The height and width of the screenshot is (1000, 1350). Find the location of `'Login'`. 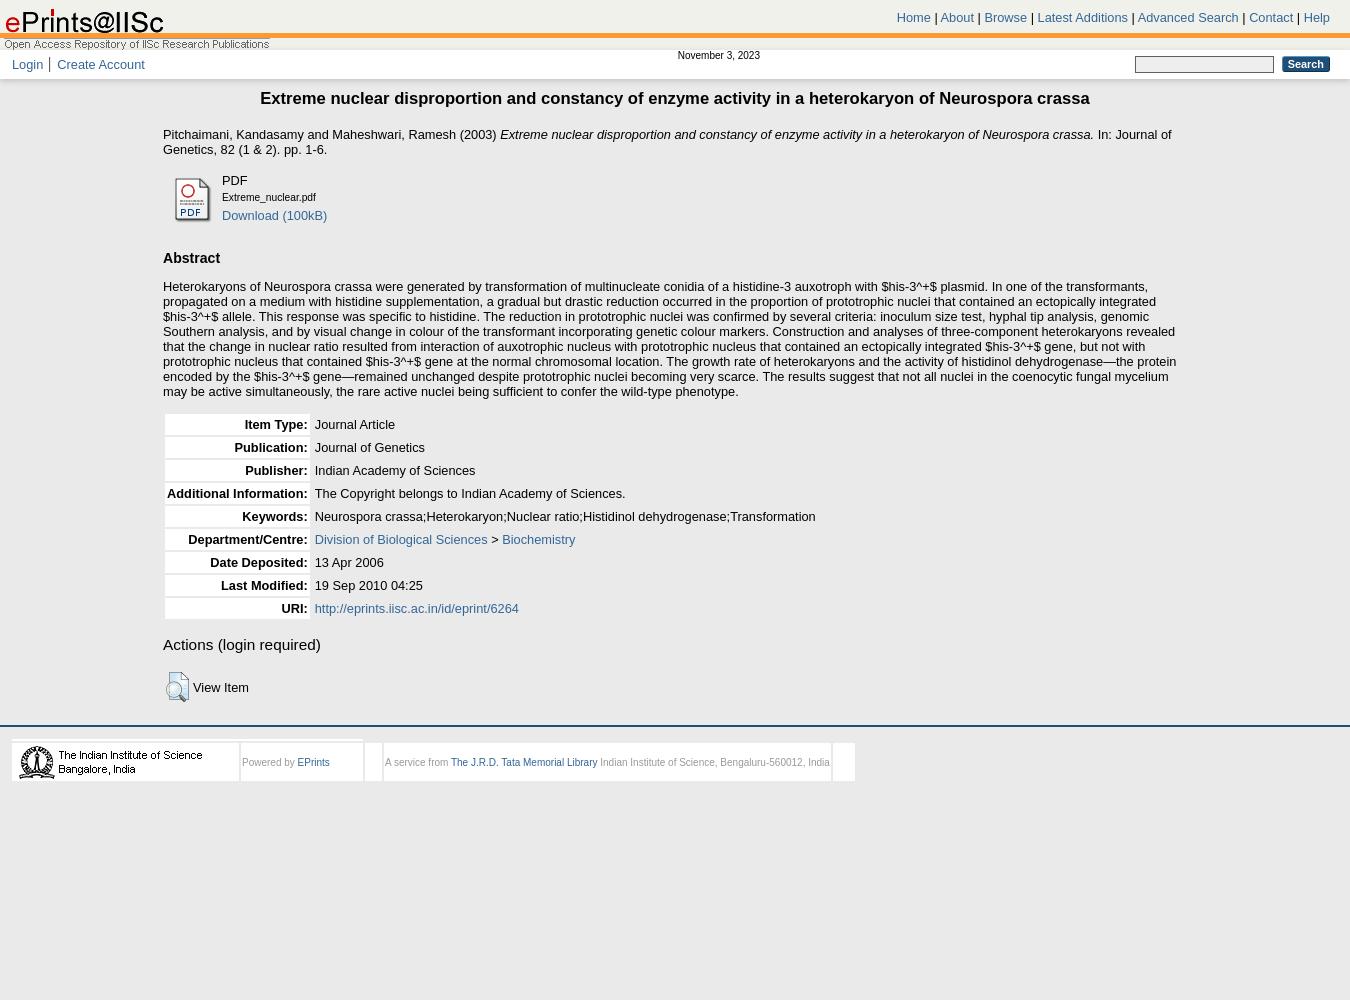

'Login' is located at coordinates (26, 63).